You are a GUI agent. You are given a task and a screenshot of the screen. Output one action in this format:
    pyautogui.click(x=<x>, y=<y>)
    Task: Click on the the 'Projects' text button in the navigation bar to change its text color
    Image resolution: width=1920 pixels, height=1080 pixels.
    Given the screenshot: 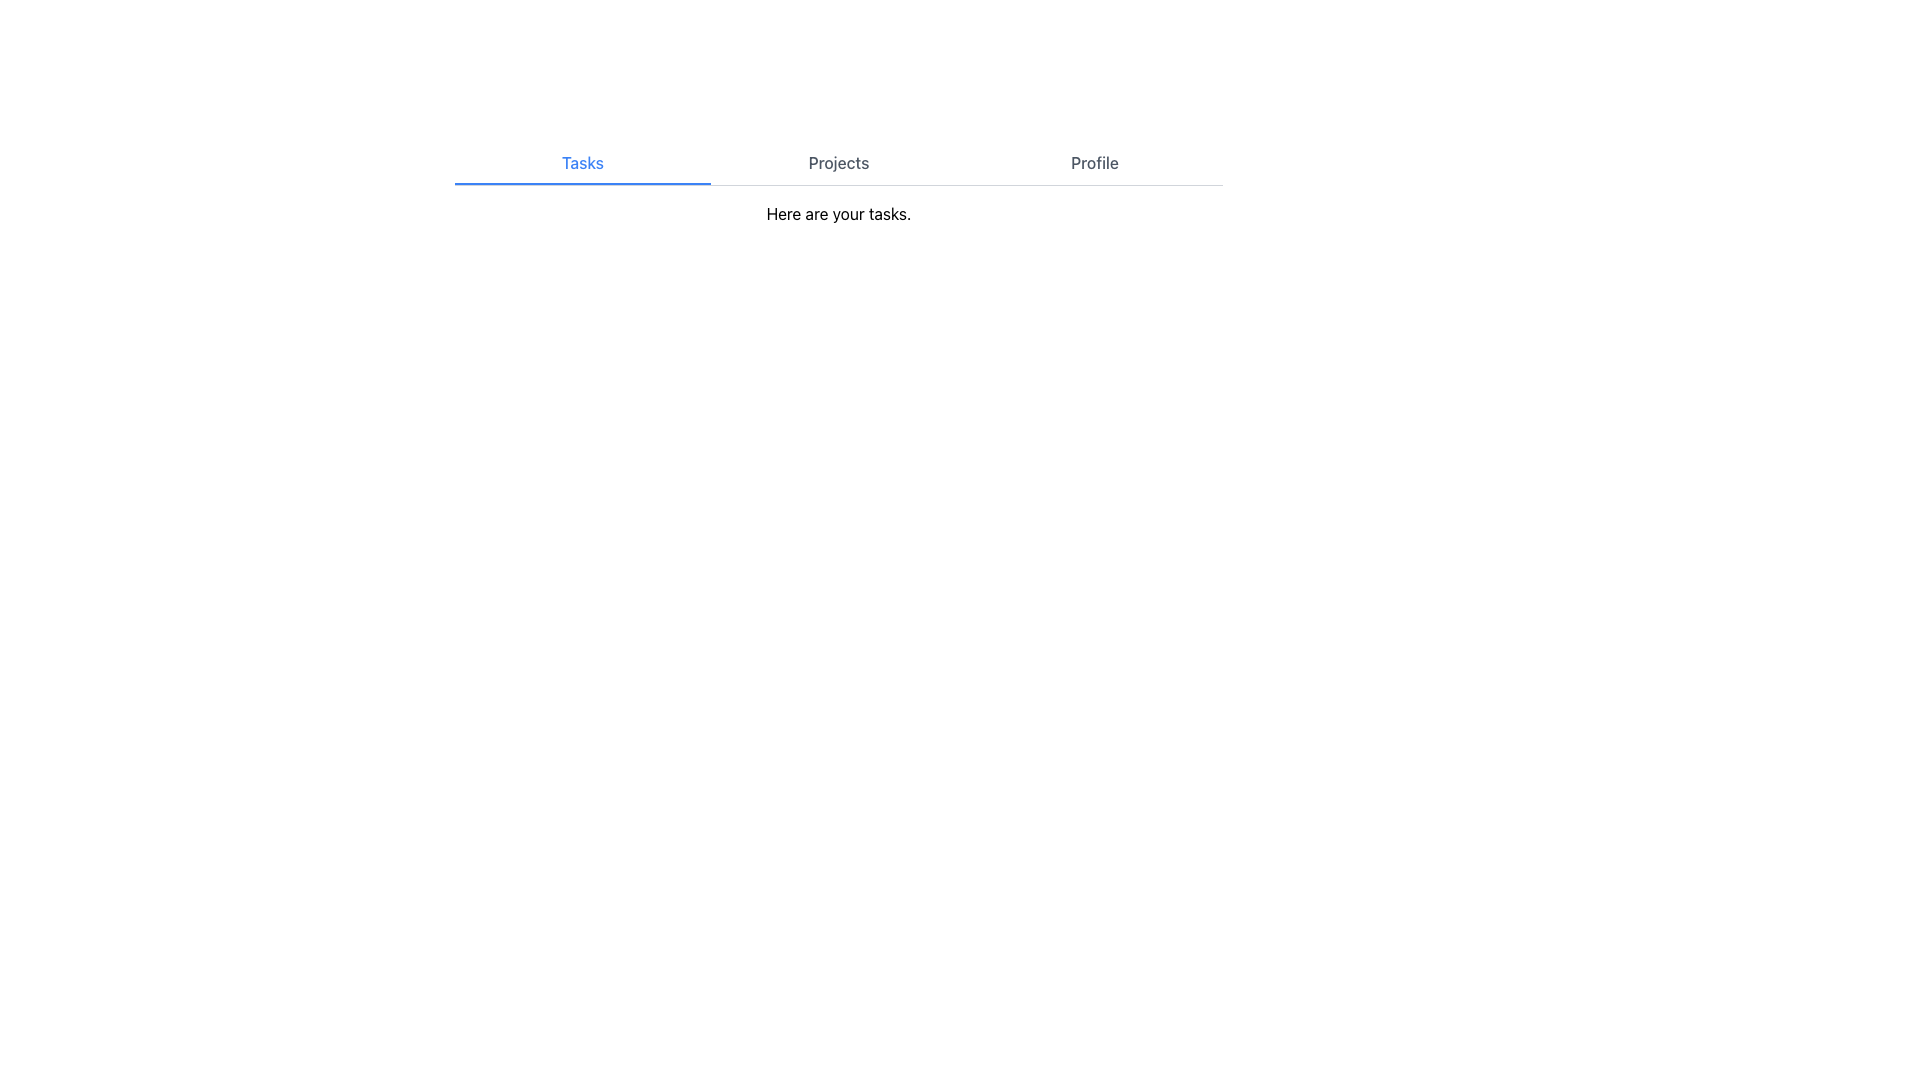 What is the action you would take?
    pyautogui.click(x=839, y=163)
    